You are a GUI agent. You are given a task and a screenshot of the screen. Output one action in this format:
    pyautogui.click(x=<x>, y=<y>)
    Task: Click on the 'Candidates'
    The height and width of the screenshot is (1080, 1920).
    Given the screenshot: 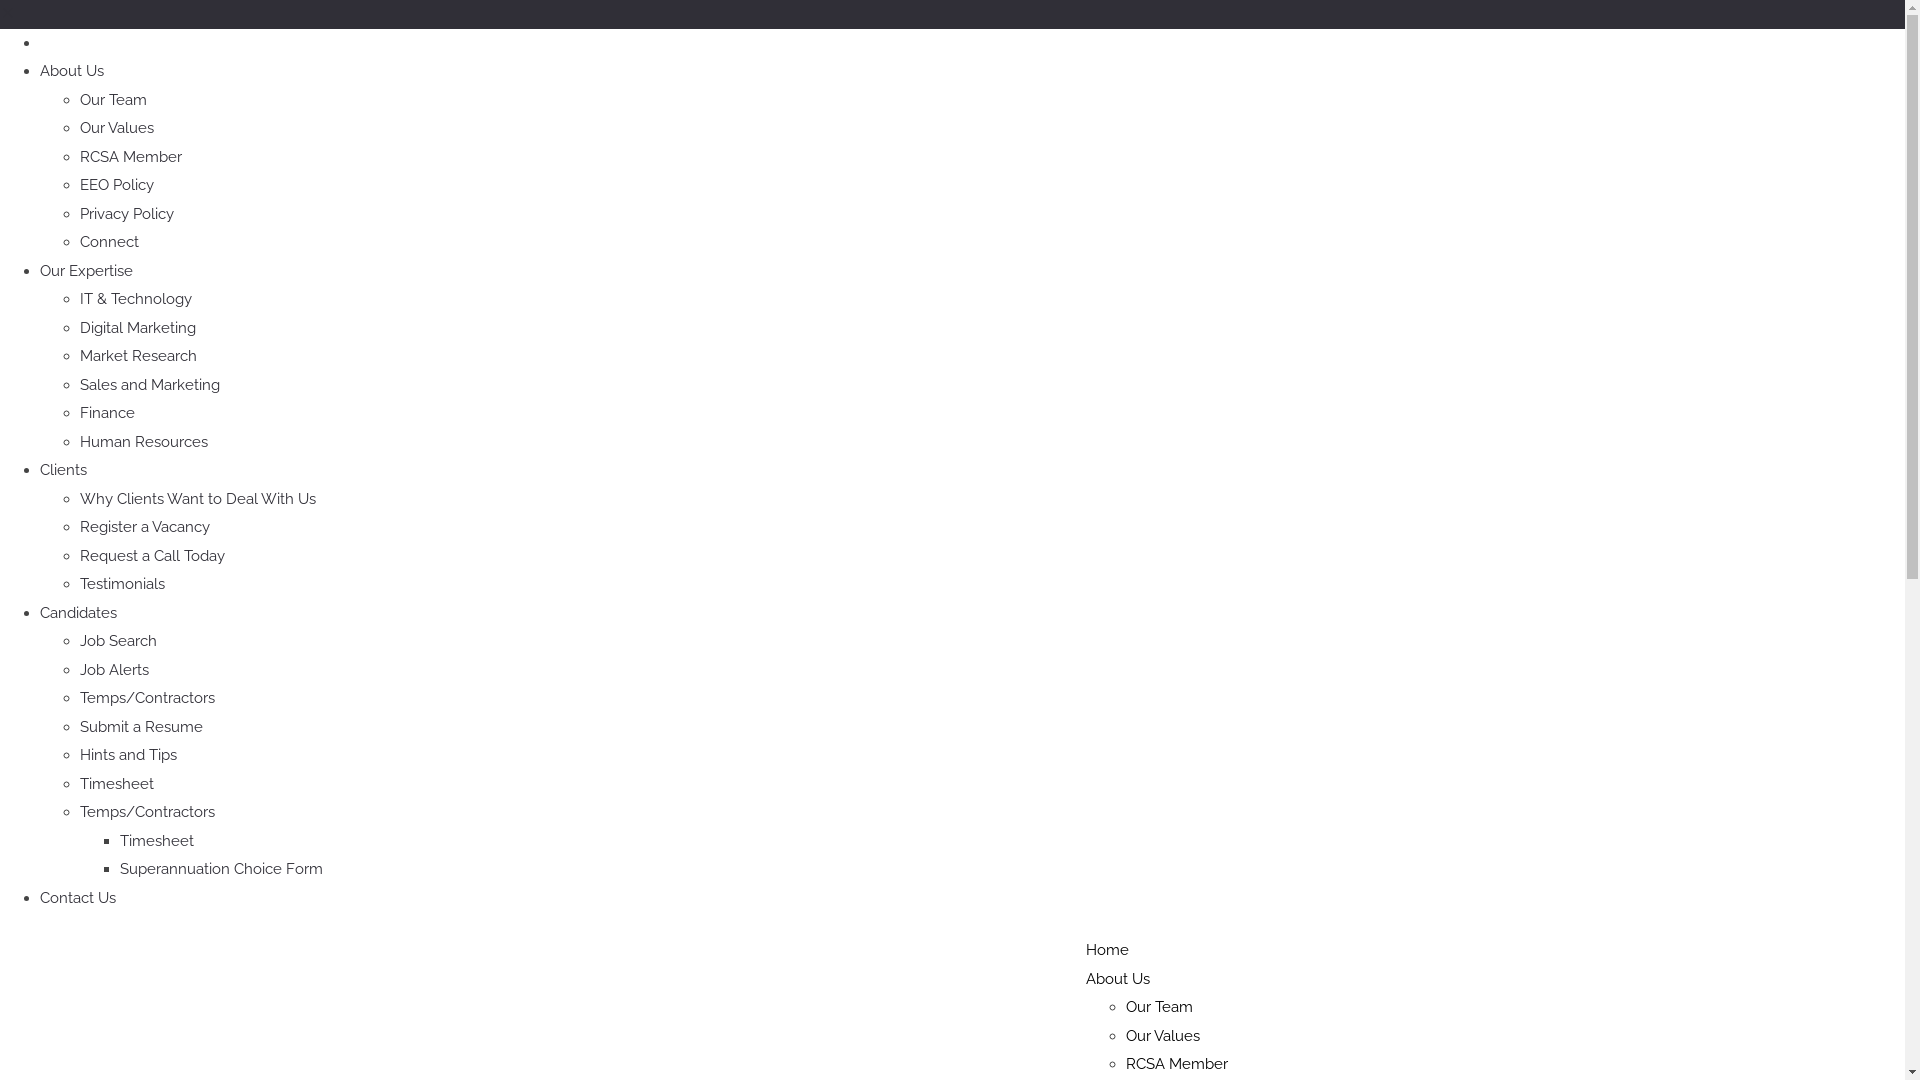 What is the action you would take?
    pyautogui.click(x=78, y=612)
    